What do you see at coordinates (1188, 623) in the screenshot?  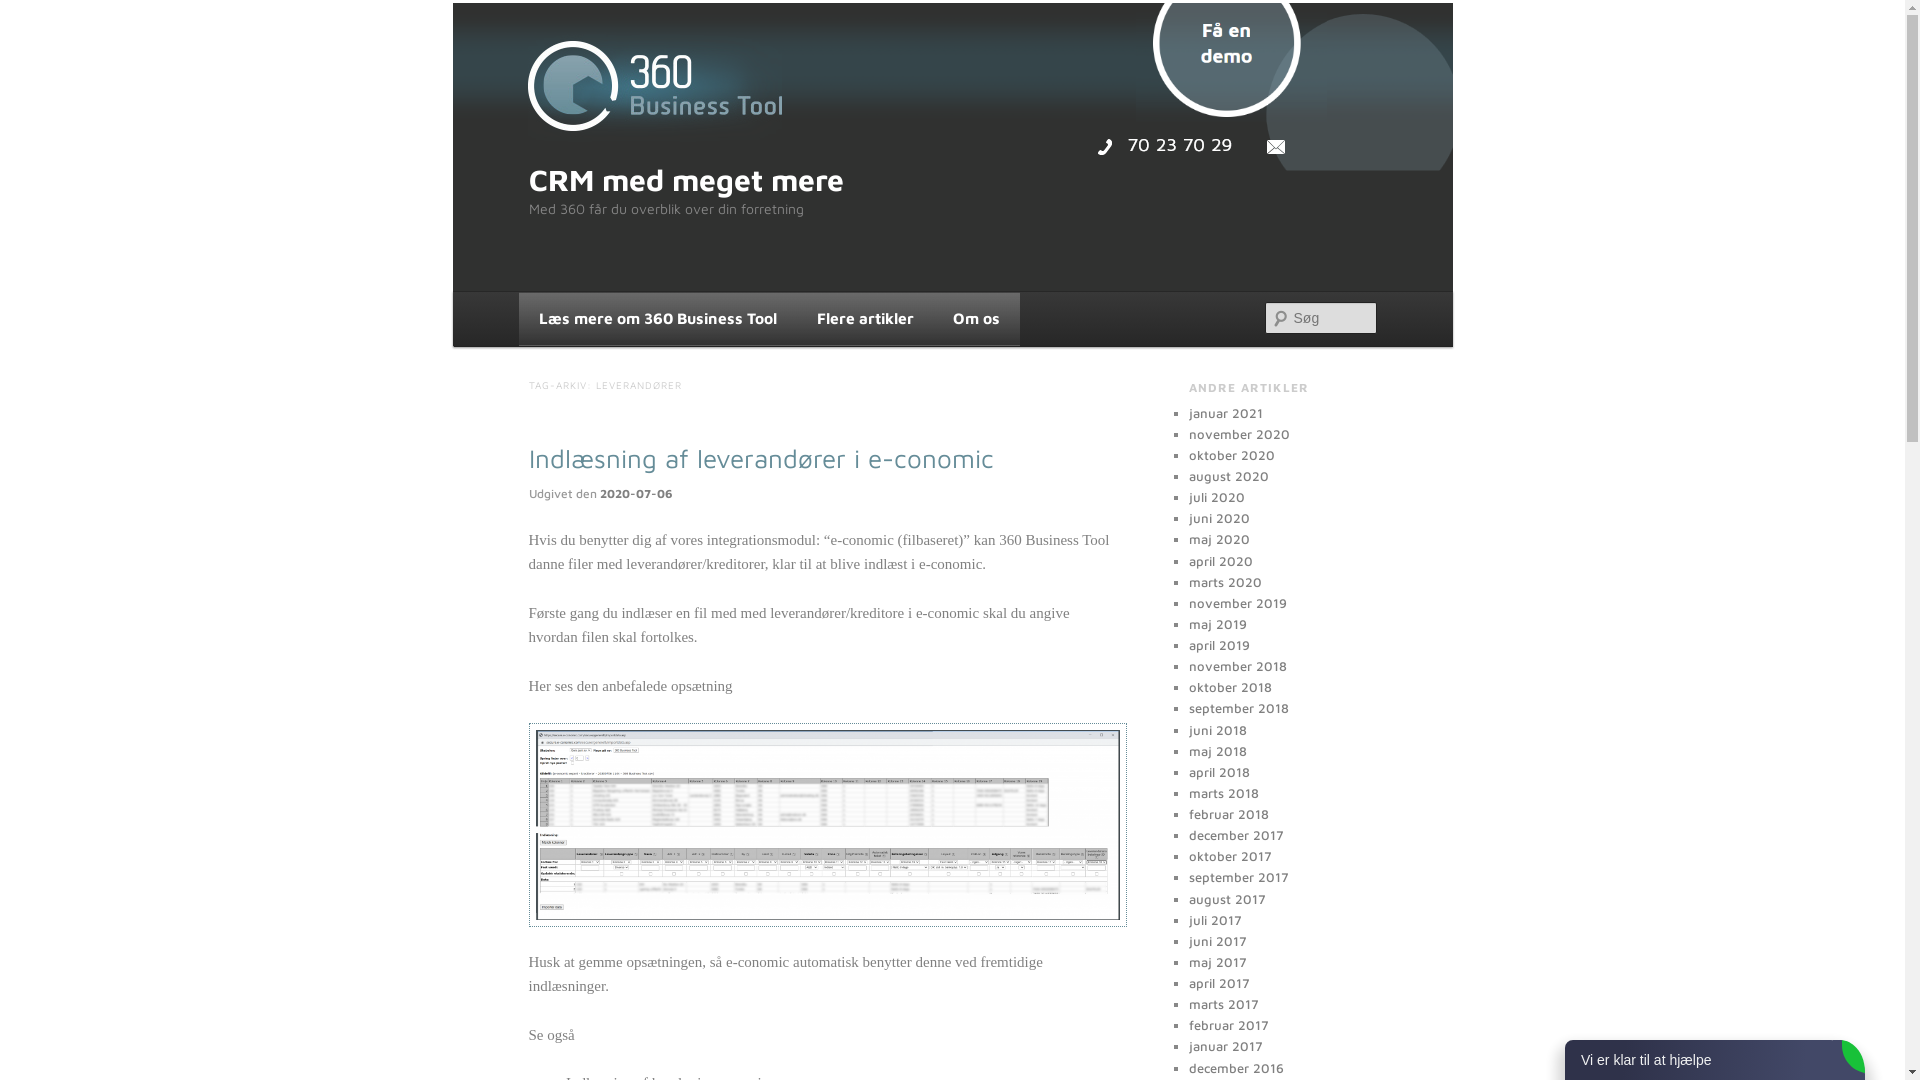 I see `'maj 2019'` at bounding box center [1188, 623].